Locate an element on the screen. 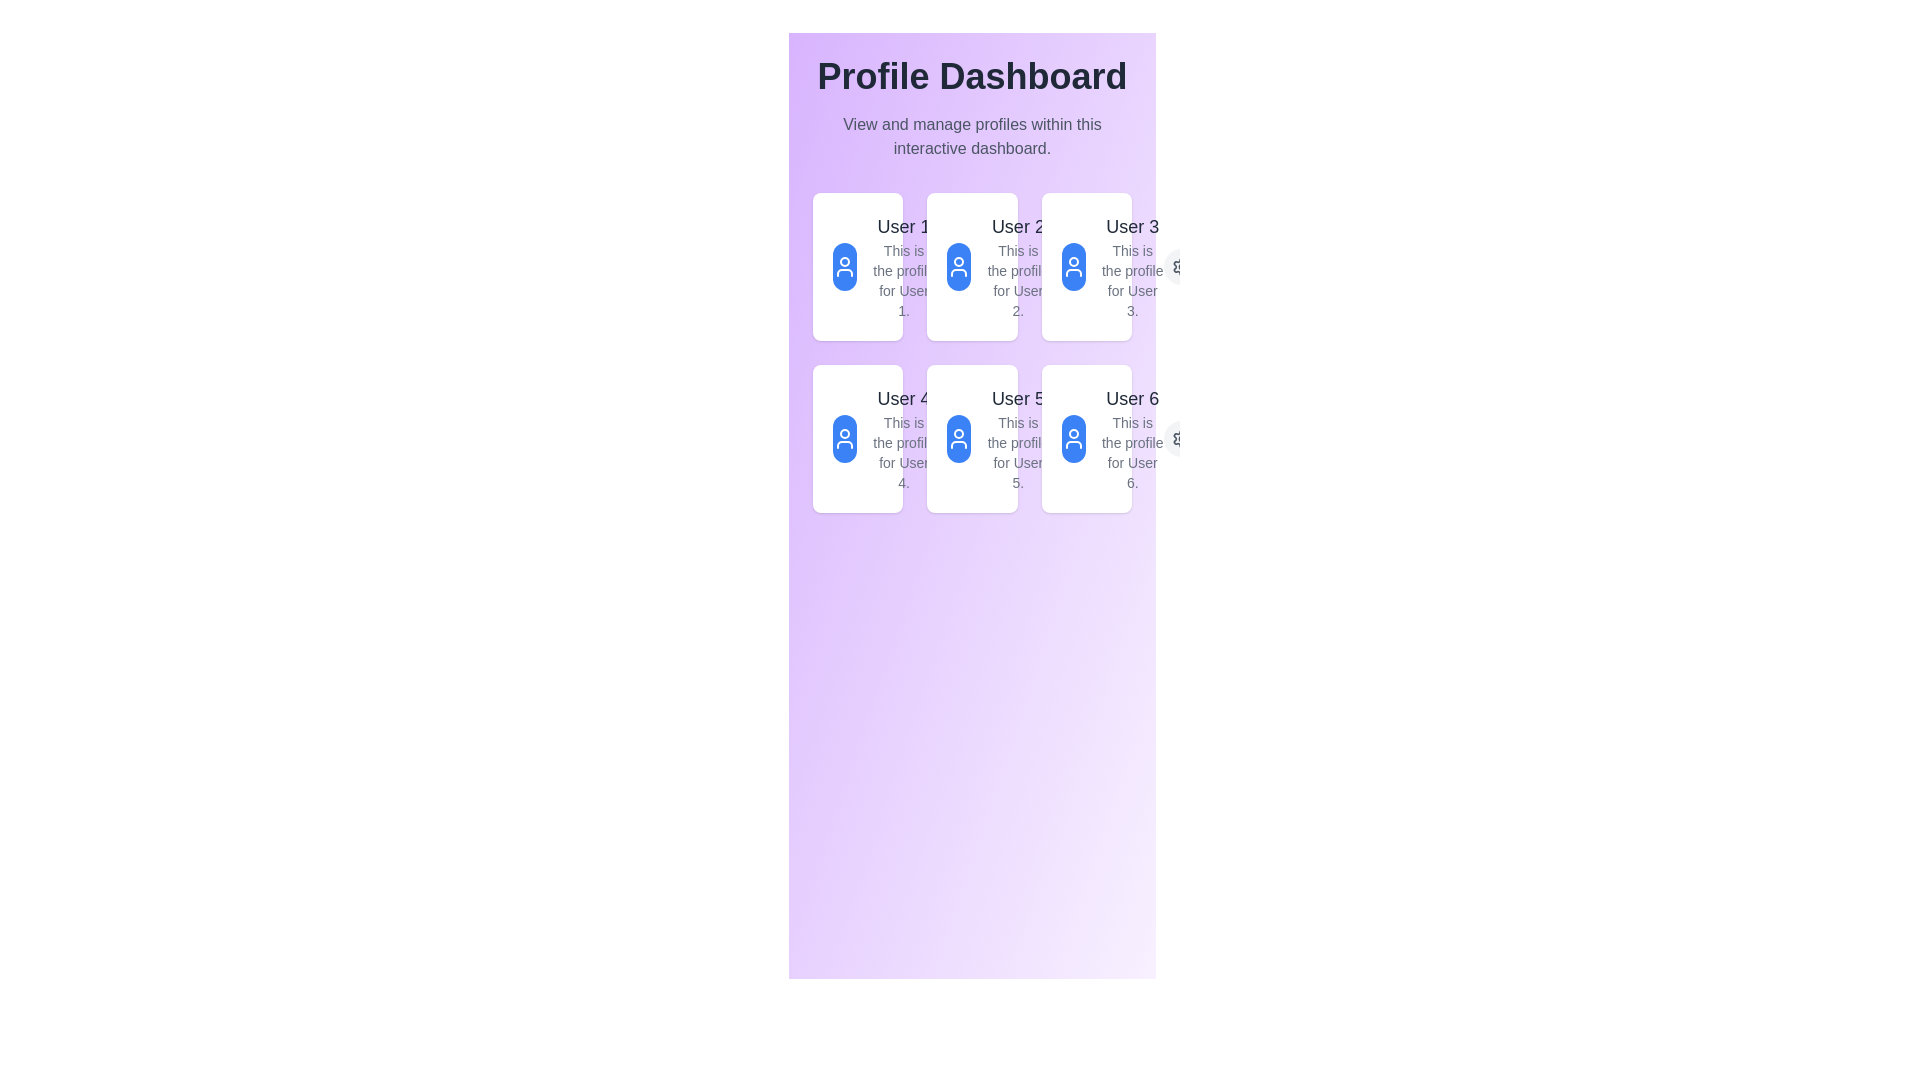 This screenshot has height=1080, width=1920. the Text block element displaying 'User 3' and 'This is the profile for User 3.' in the top-right portion of the grid layout is located at coordinates (1132, 265).